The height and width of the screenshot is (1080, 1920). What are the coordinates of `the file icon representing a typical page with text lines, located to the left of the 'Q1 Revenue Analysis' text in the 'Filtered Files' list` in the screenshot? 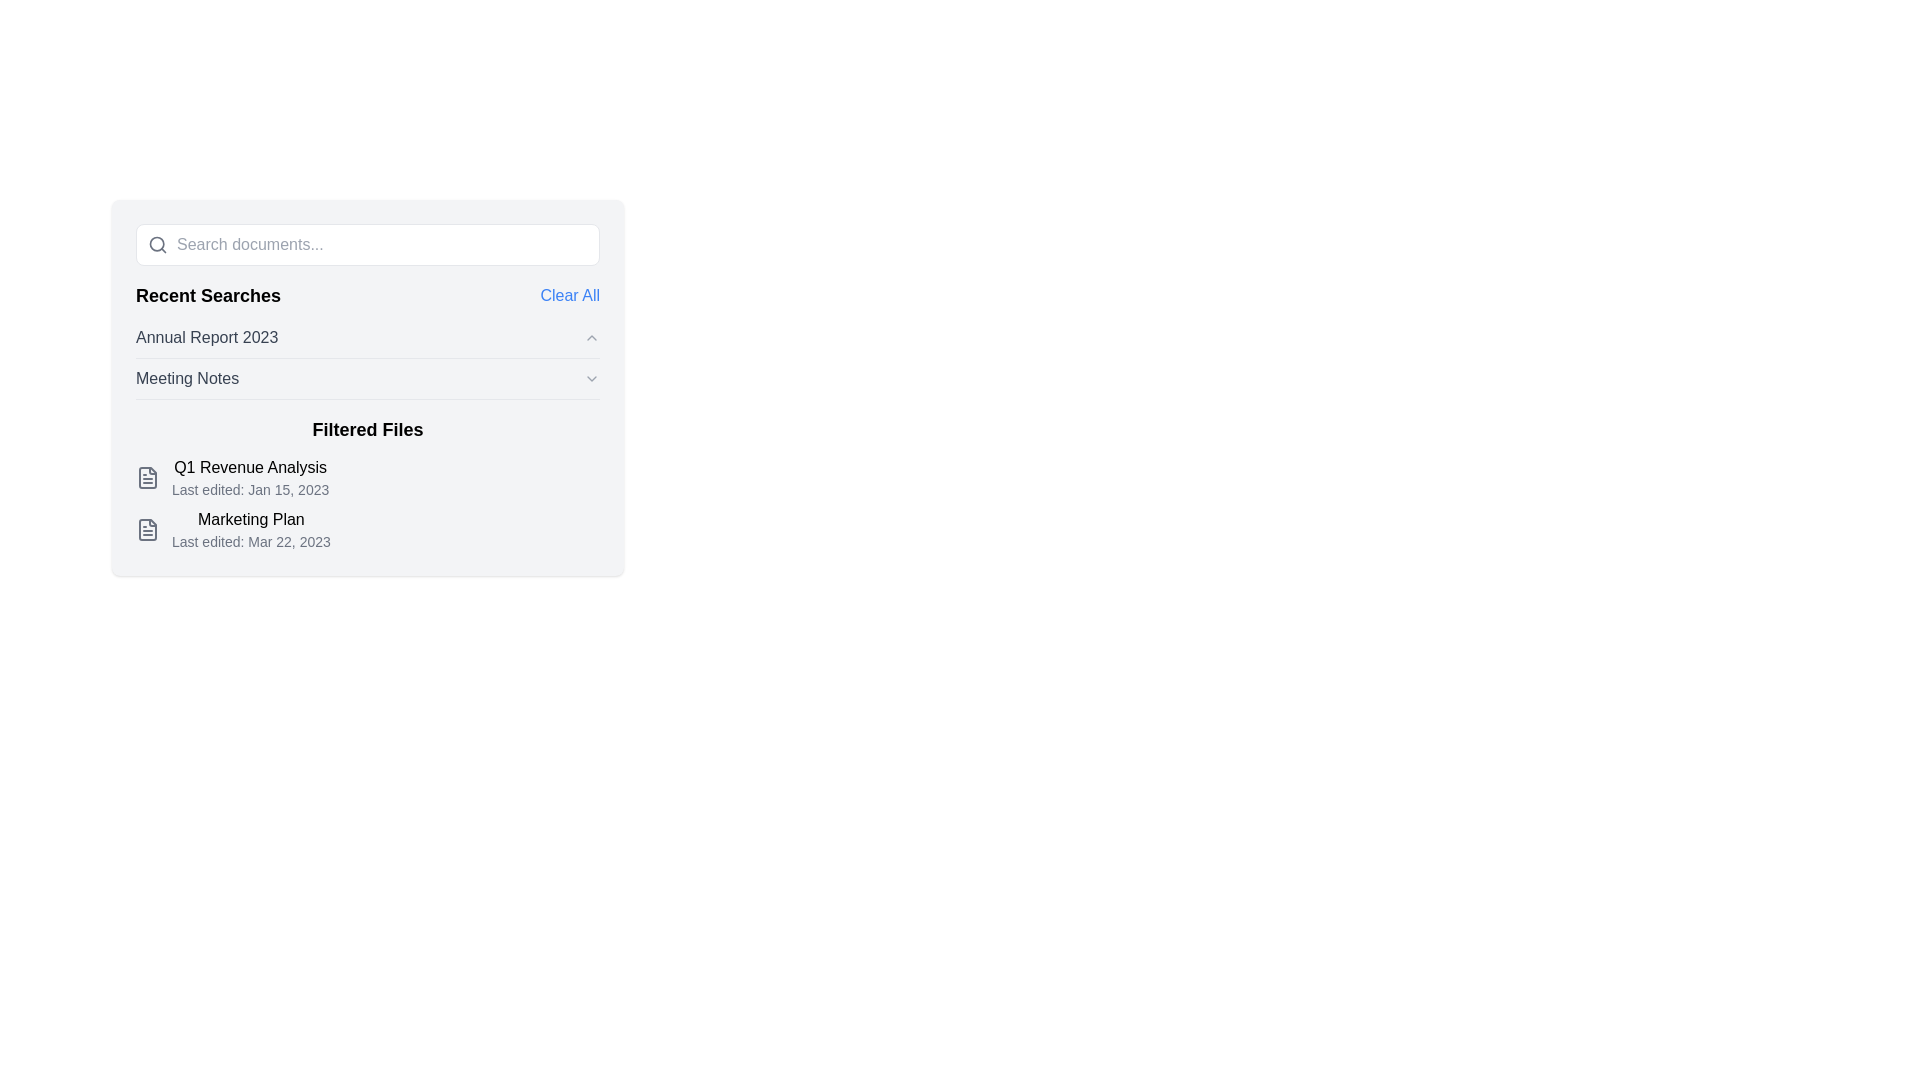 It's located at (147, 478).